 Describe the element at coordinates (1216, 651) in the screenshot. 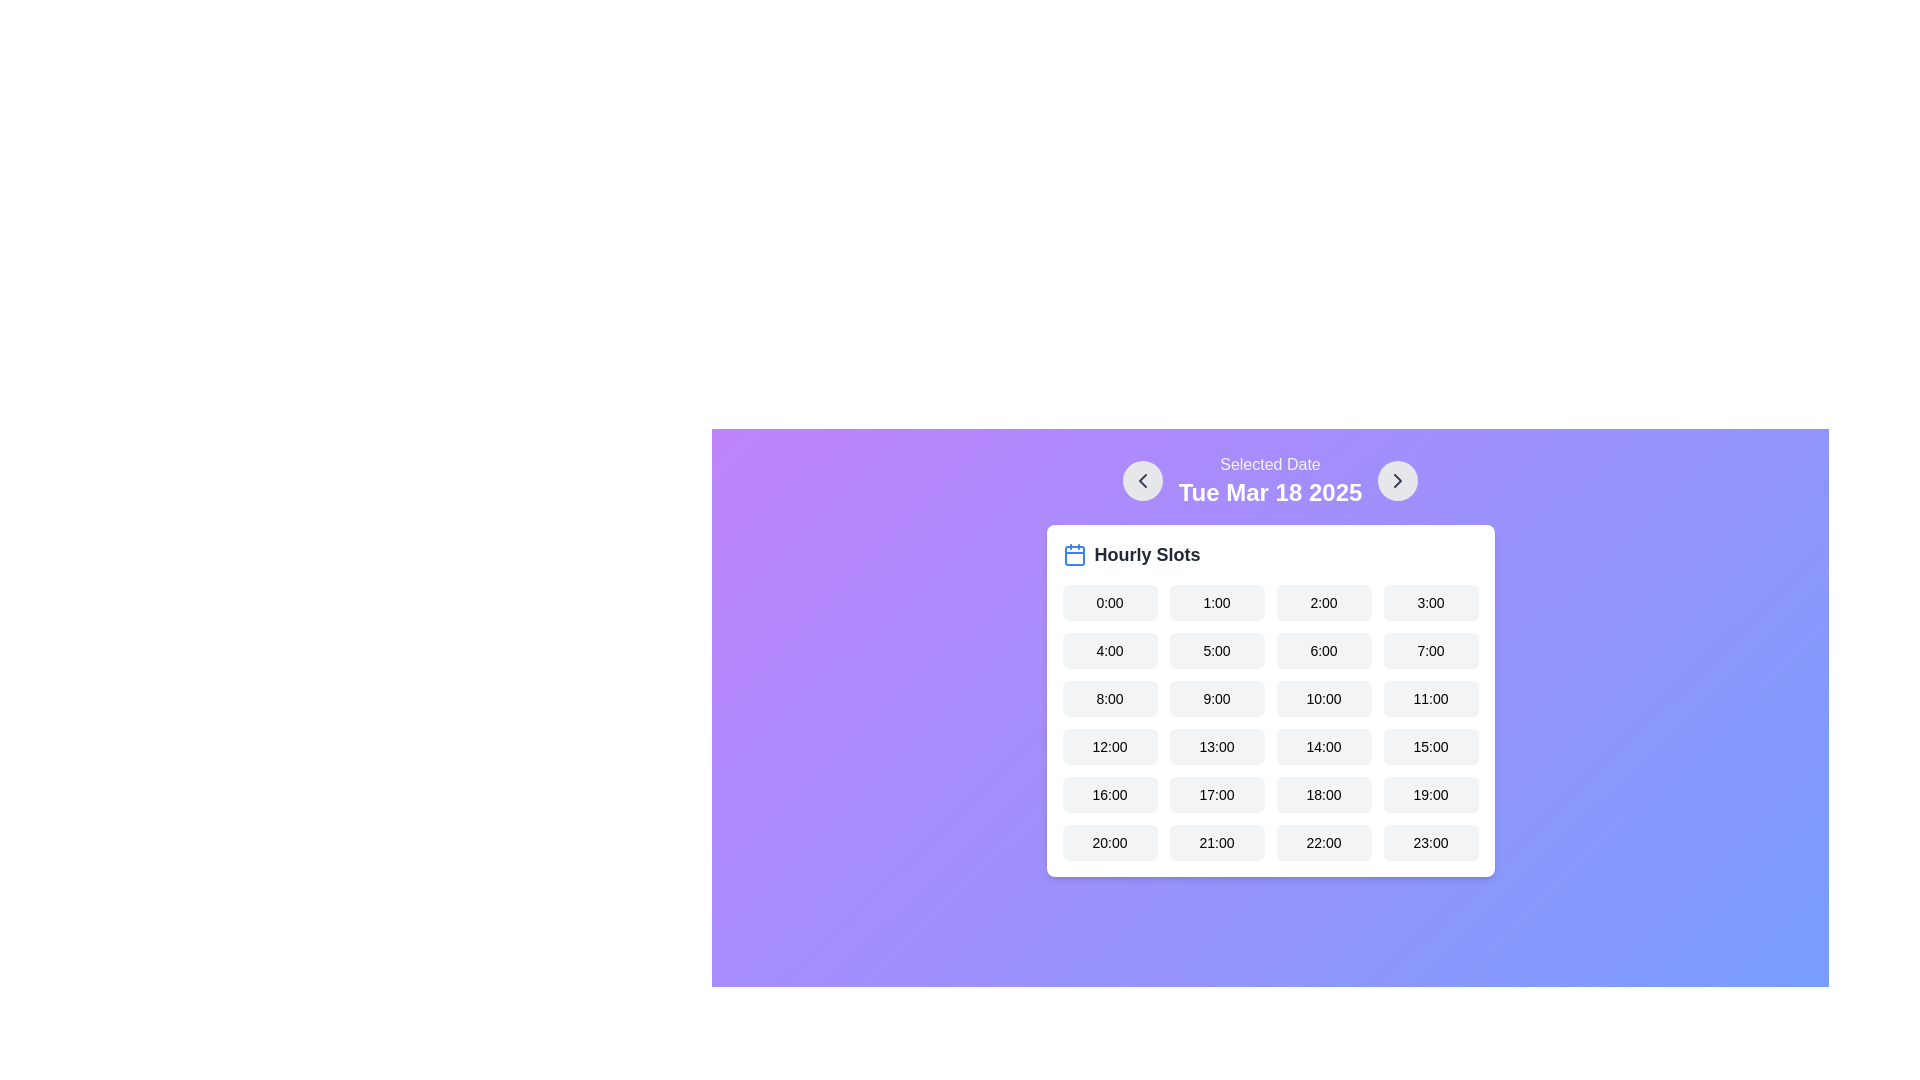

I see `the hourly time slot button representing 5:00 located in the second row and second column of the grid` at that location.